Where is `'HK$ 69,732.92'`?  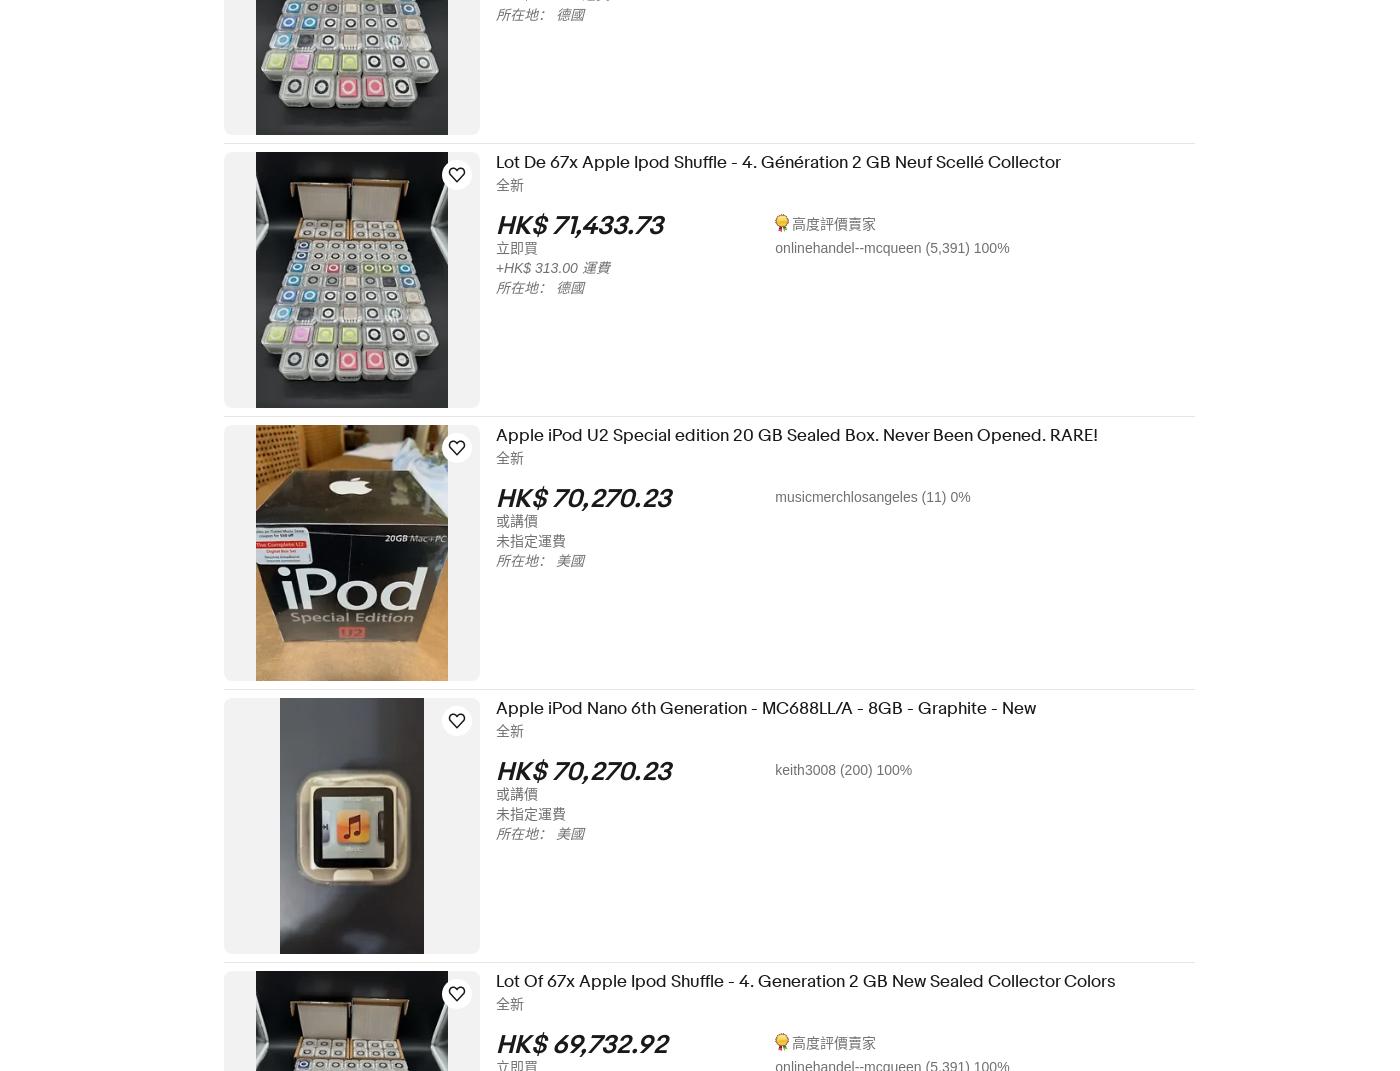
'HK$ 69,732.92' is located at coordinates (594, 1045).